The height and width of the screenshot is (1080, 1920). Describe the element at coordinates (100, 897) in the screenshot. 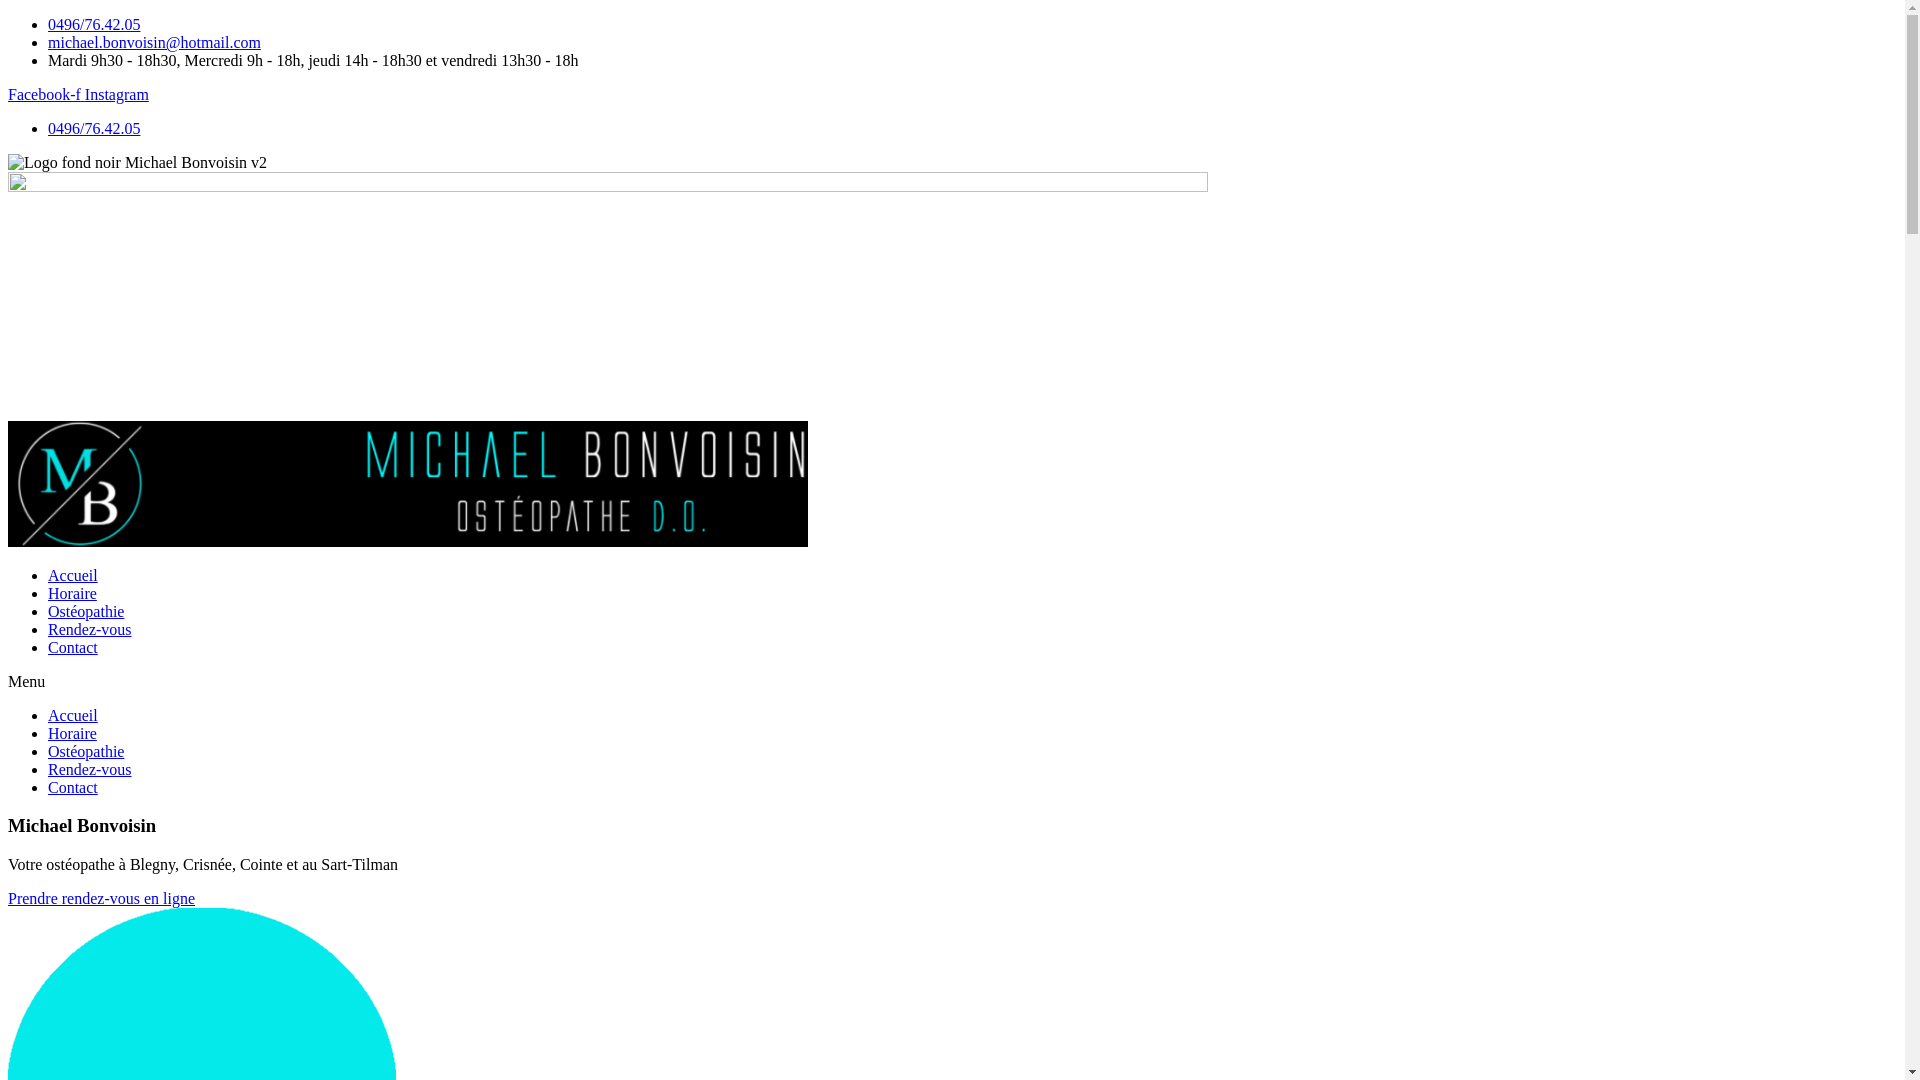

I see `'Prendre rendez-vous en ligne'` at that location.